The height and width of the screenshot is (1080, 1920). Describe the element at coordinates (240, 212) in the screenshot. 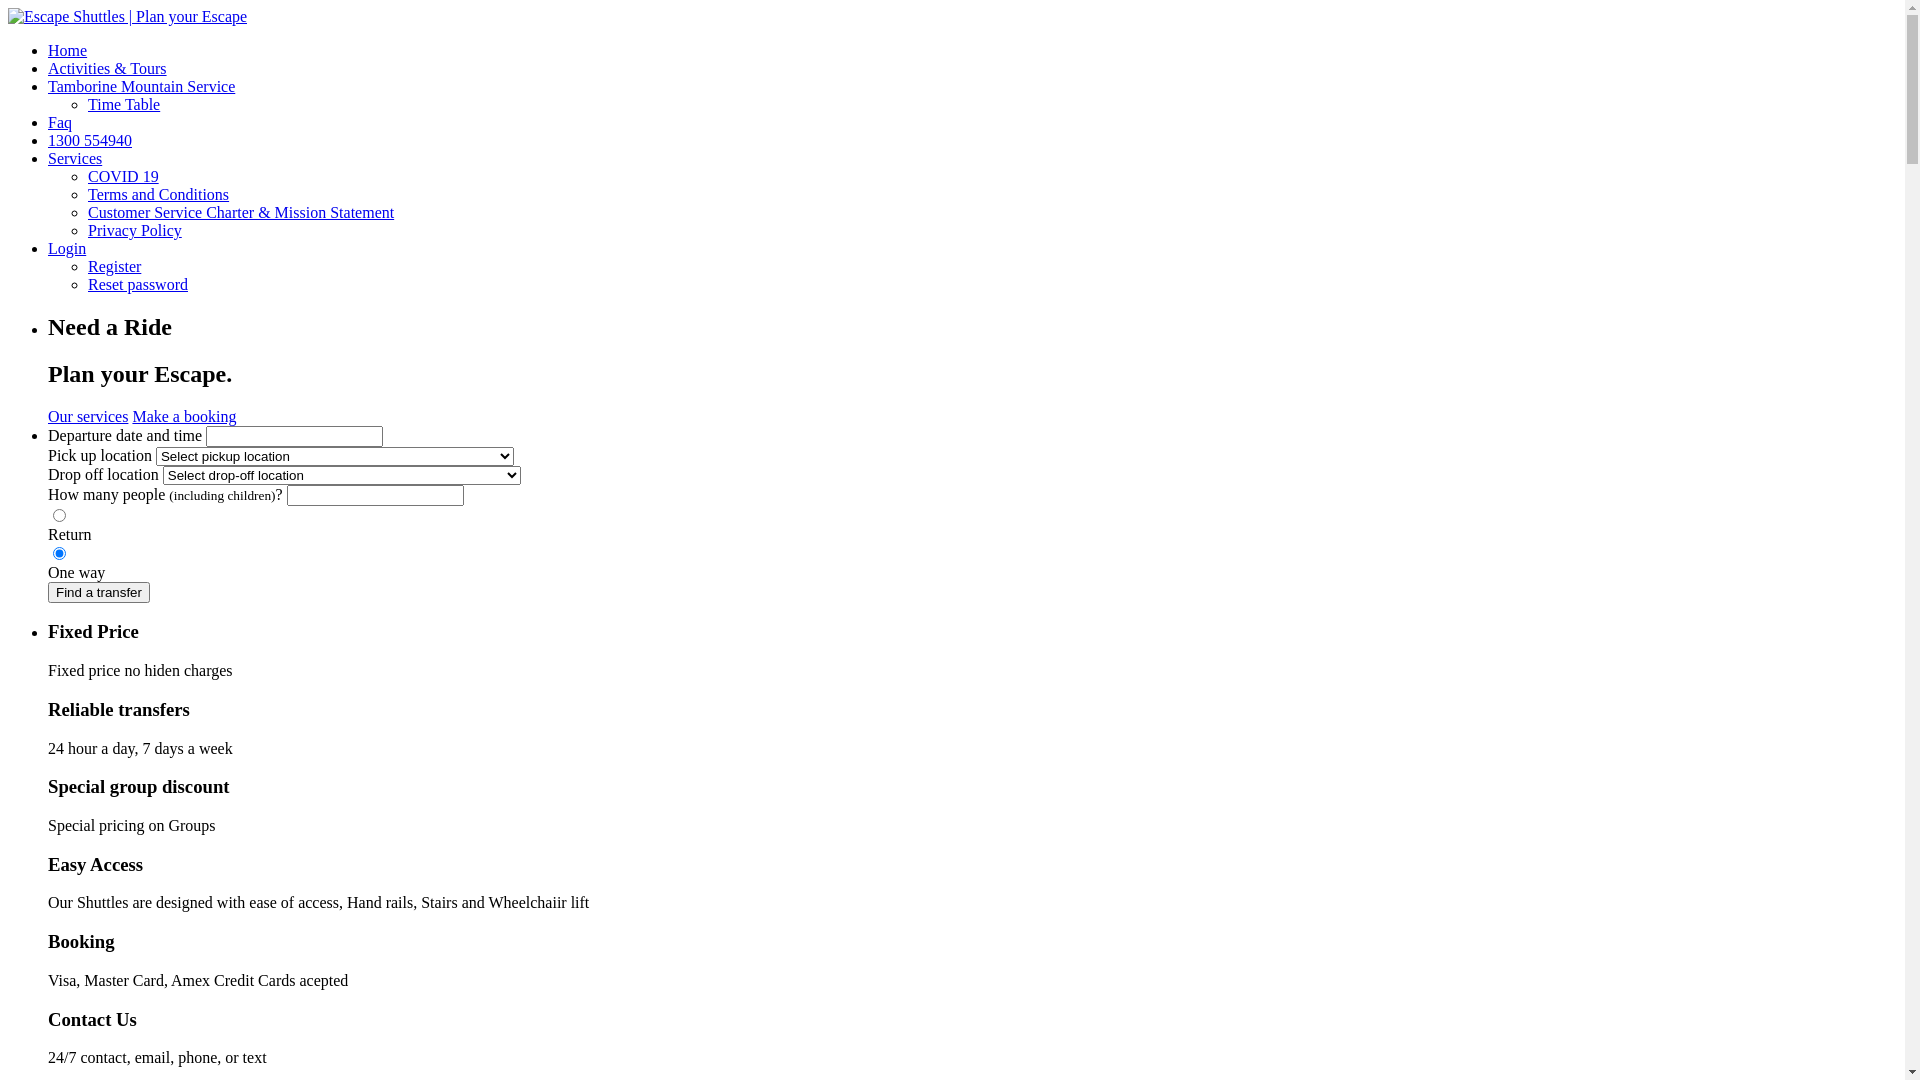

I see `'Customer Service Charter & Mission Statement'` at that location.